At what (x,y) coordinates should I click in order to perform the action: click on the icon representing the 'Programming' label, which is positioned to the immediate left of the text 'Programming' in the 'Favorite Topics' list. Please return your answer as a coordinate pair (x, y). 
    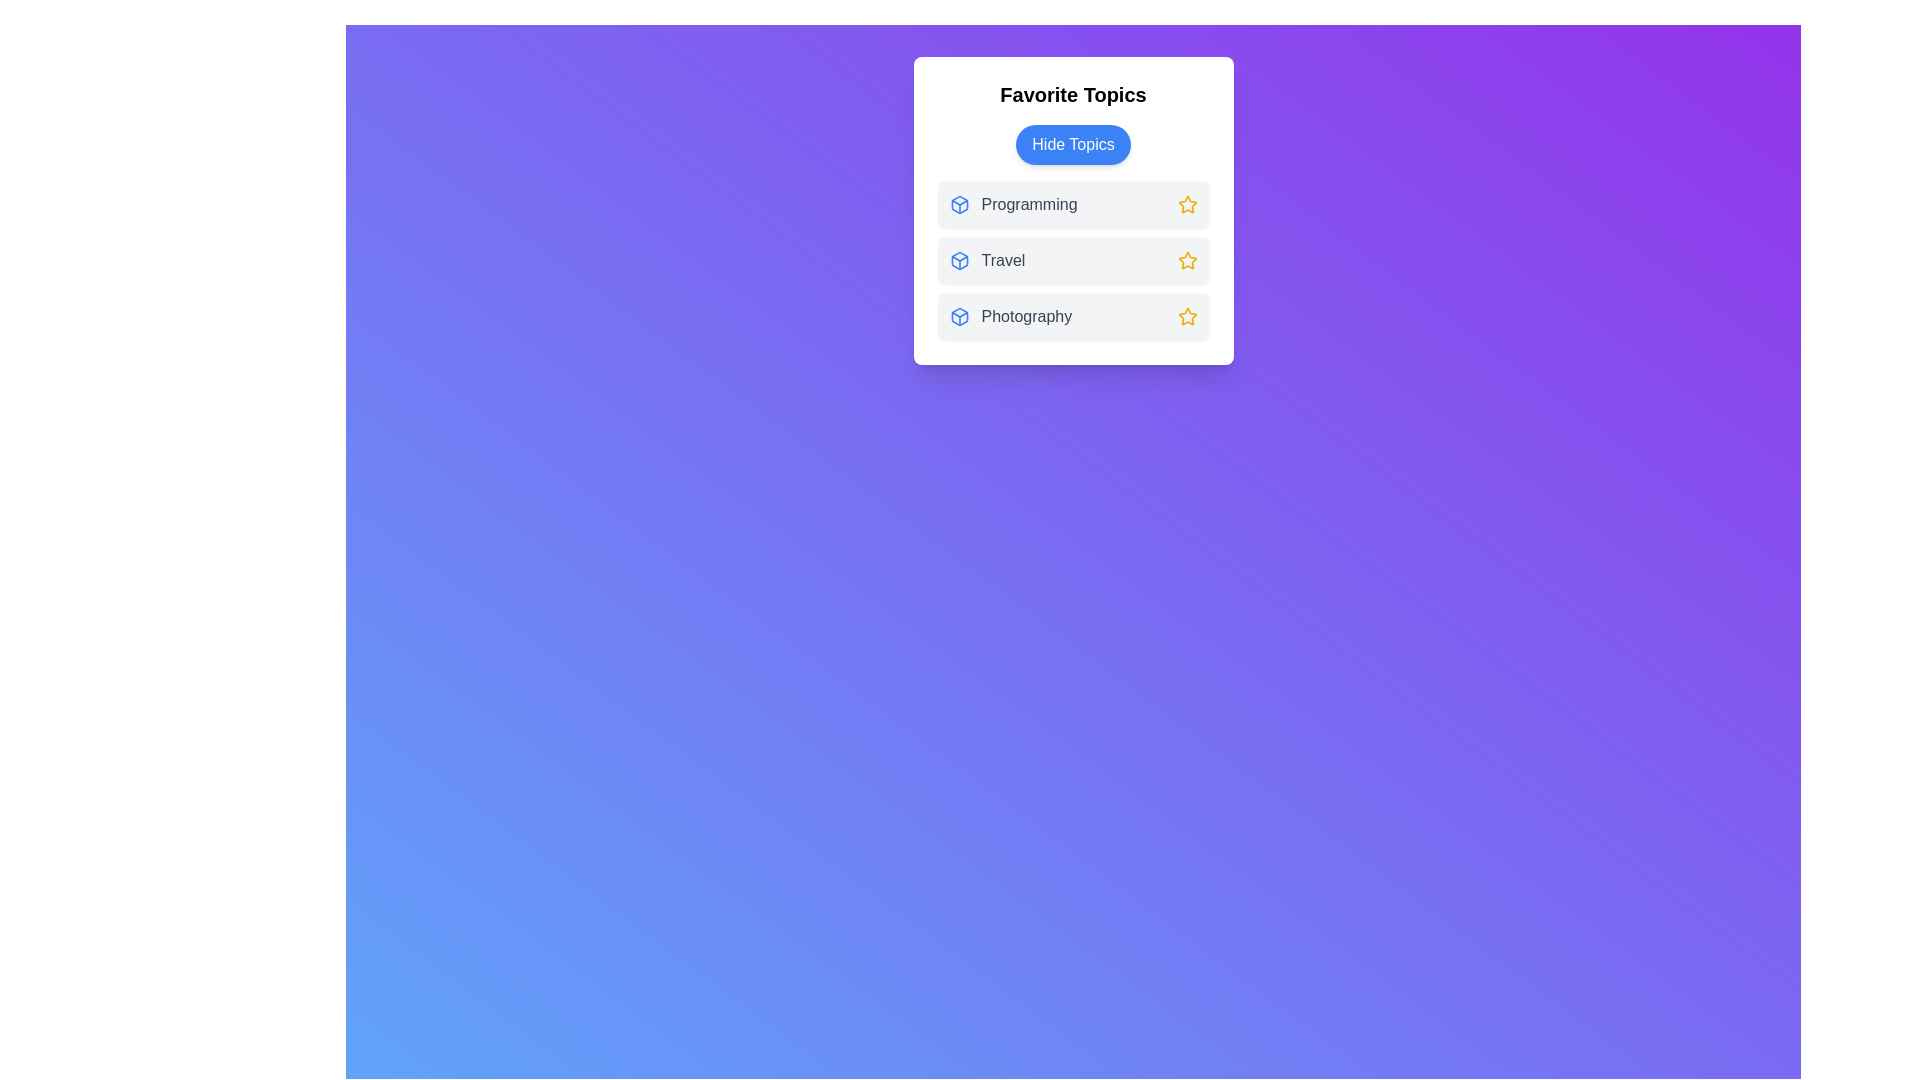
    Looking at the image, I should click on (958, 204).